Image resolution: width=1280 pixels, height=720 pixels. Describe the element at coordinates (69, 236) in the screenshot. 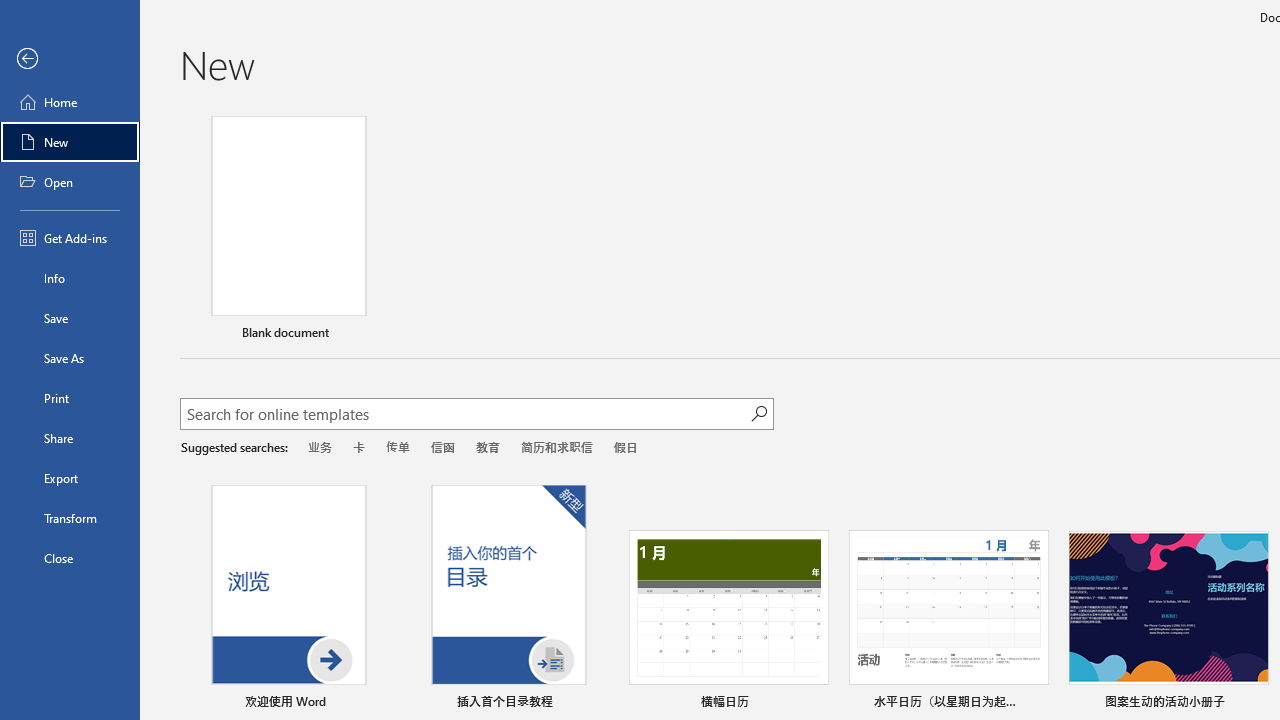

I see `'Get Add-ins'` at that location.